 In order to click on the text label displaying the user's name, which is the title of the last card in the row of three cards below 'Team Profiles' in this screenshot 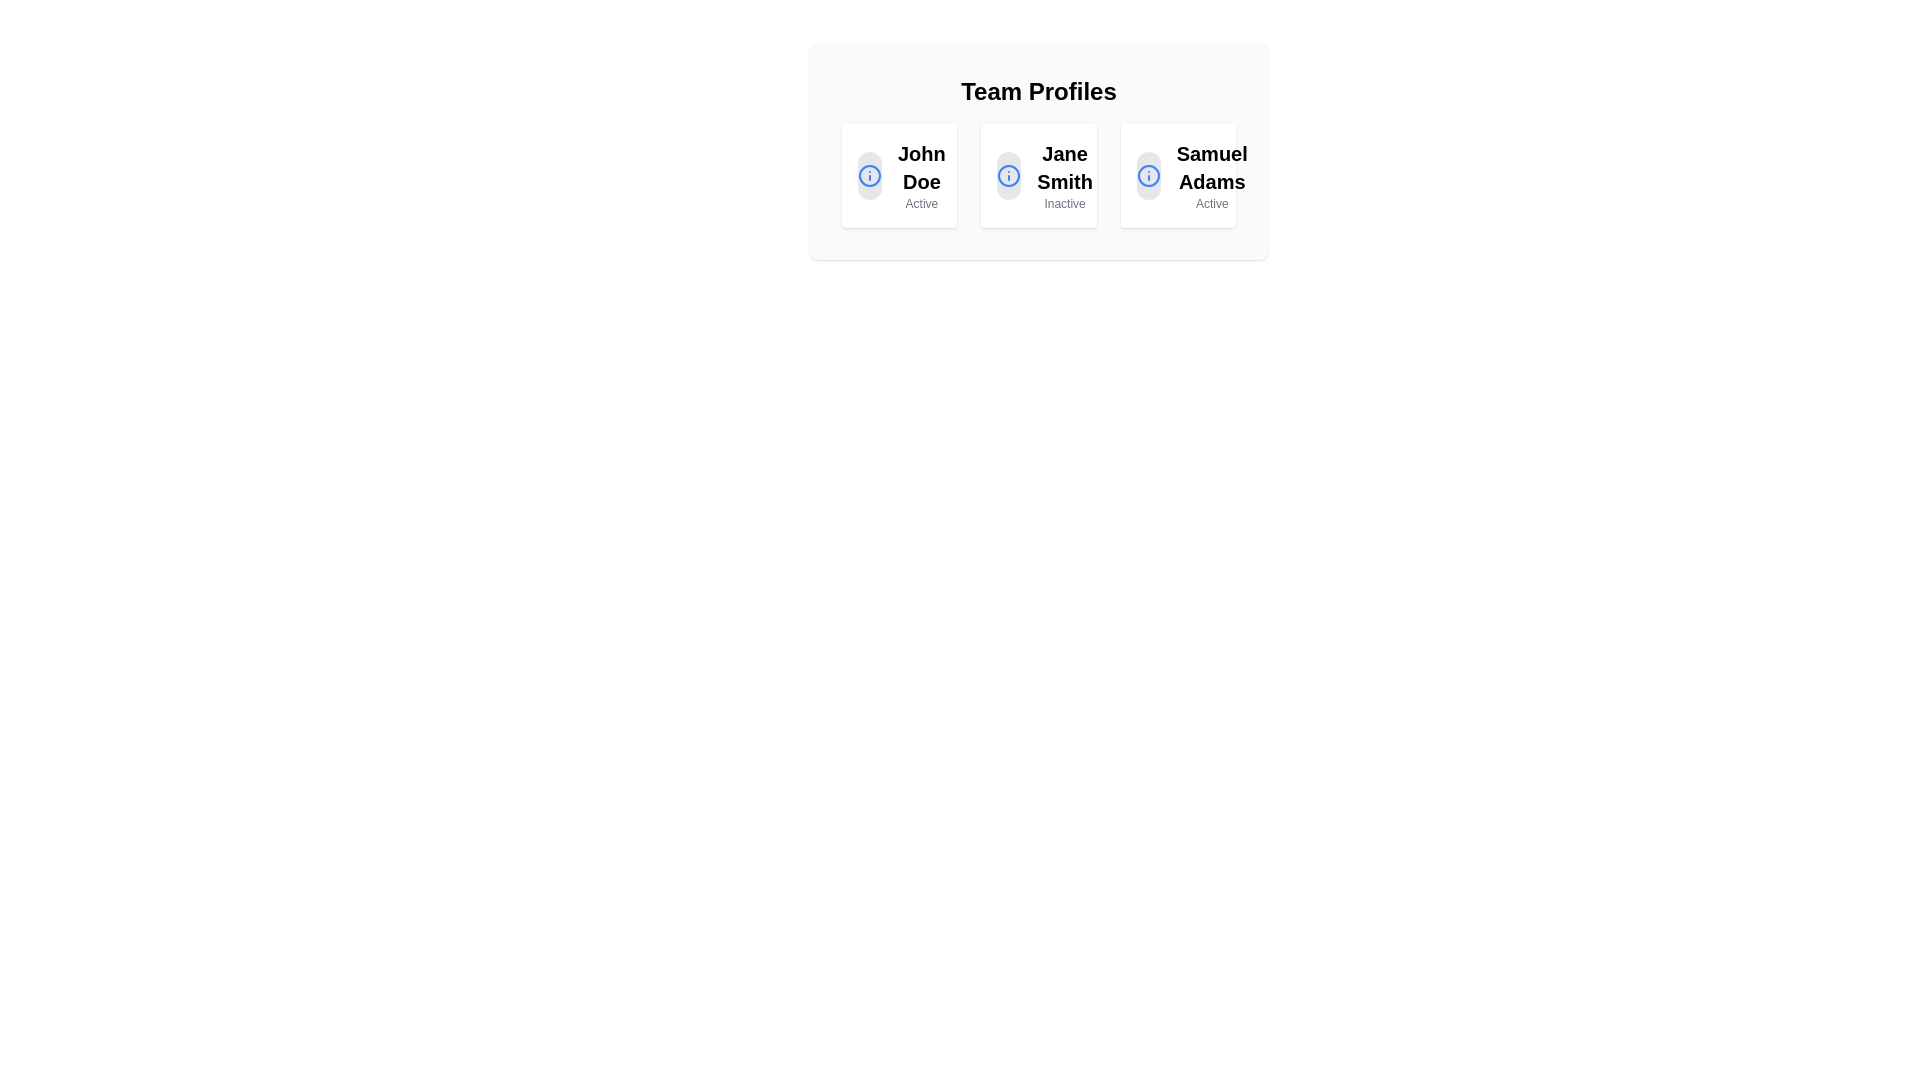, I will do `click(1211, 167)`.